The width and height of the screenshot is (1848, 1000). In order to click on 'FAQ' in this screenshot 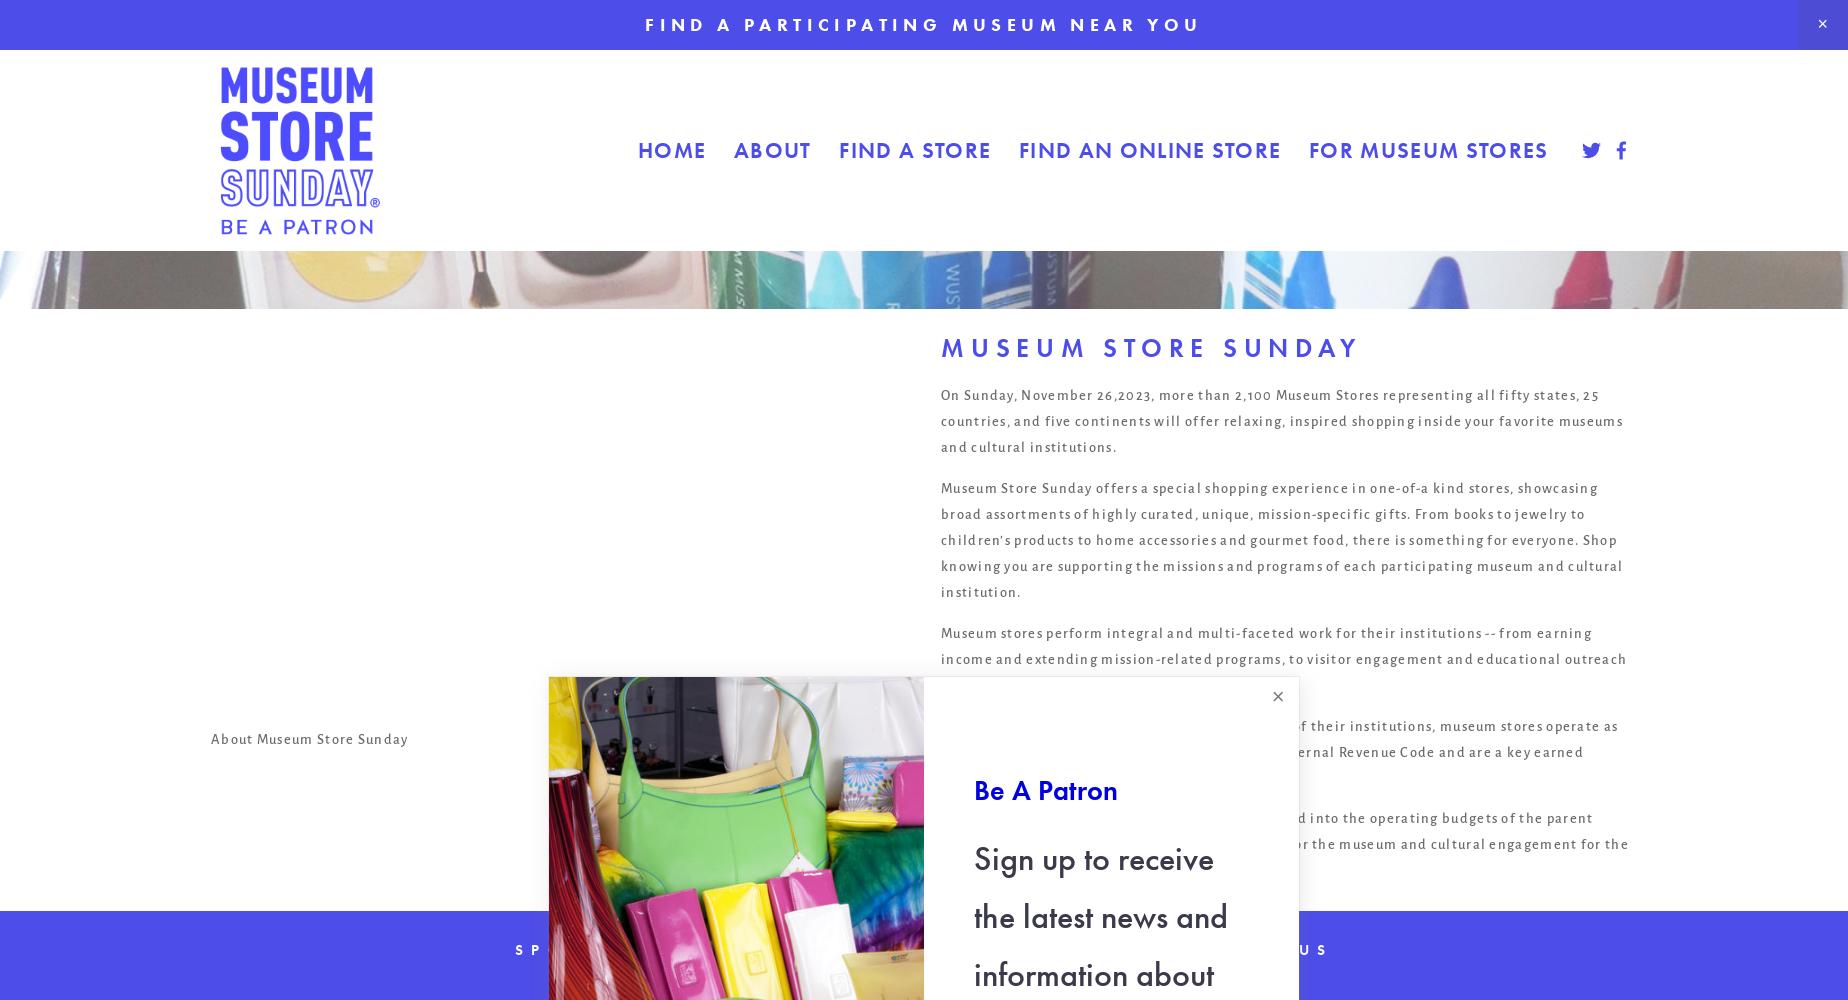, I will do `click(928, 948)`.